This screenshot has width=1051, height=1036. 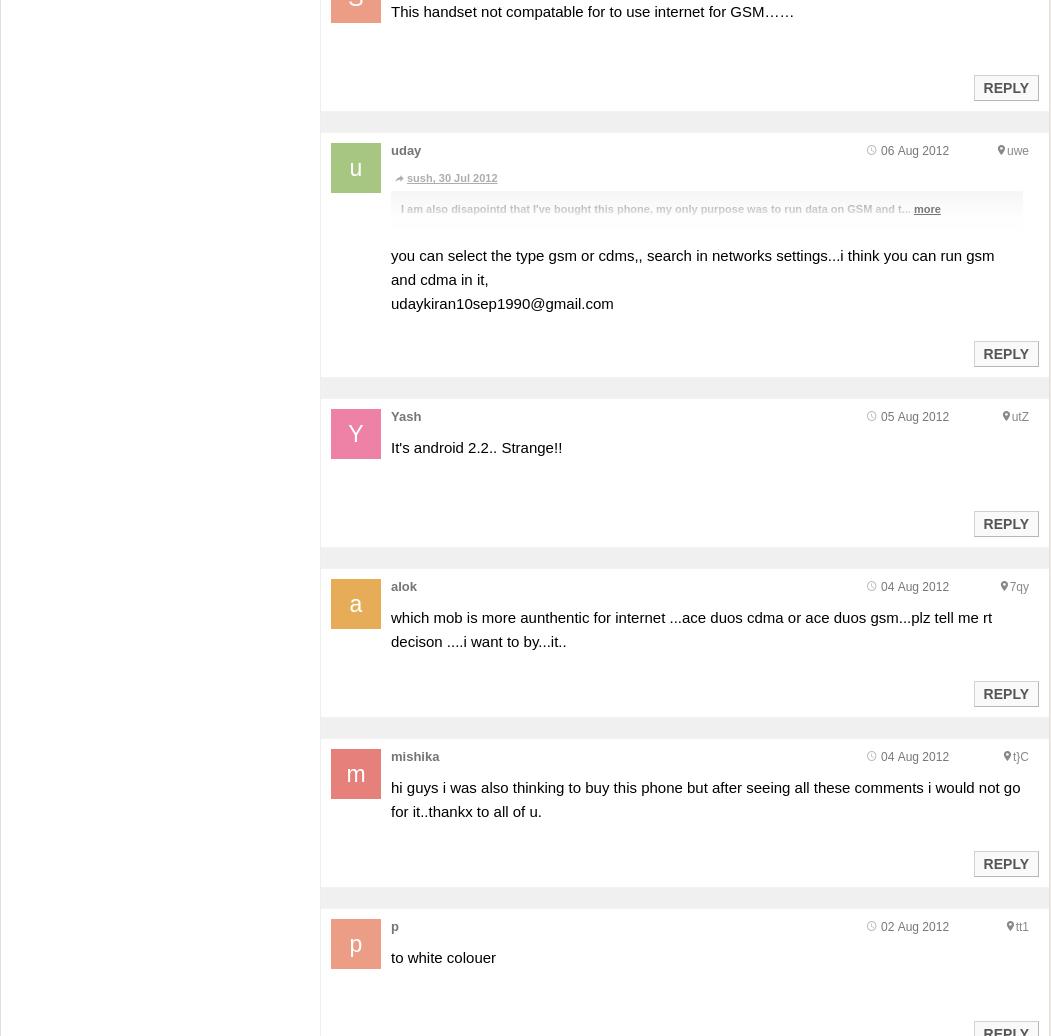 What do you see at coordinates (389, 266) in the screenshot?
I see `'you can select the type gsm or cdms,, search in networks  settings...i think you can run gsm and cdma in it,'` at bounding box center [389, 266].